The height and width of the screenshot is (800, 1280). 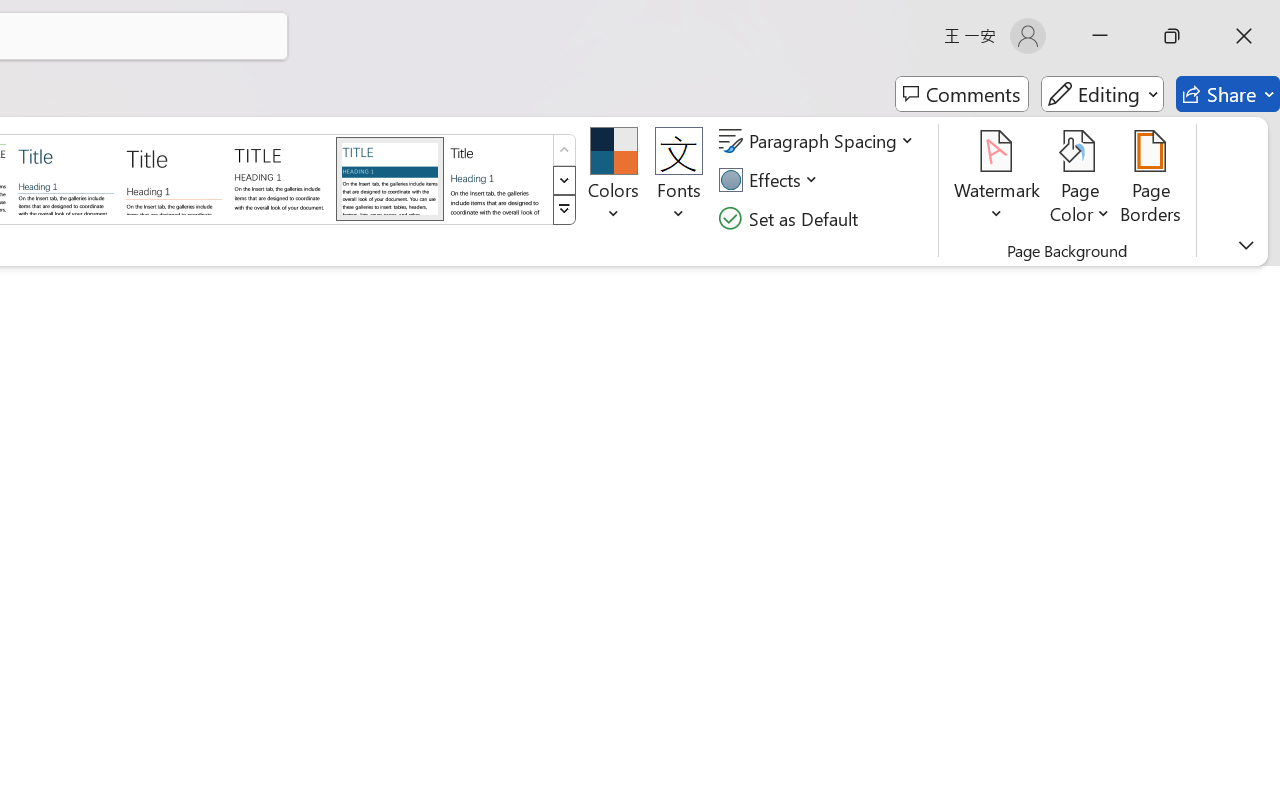 I want to click on 'Close', so click(x=1243, y=35).